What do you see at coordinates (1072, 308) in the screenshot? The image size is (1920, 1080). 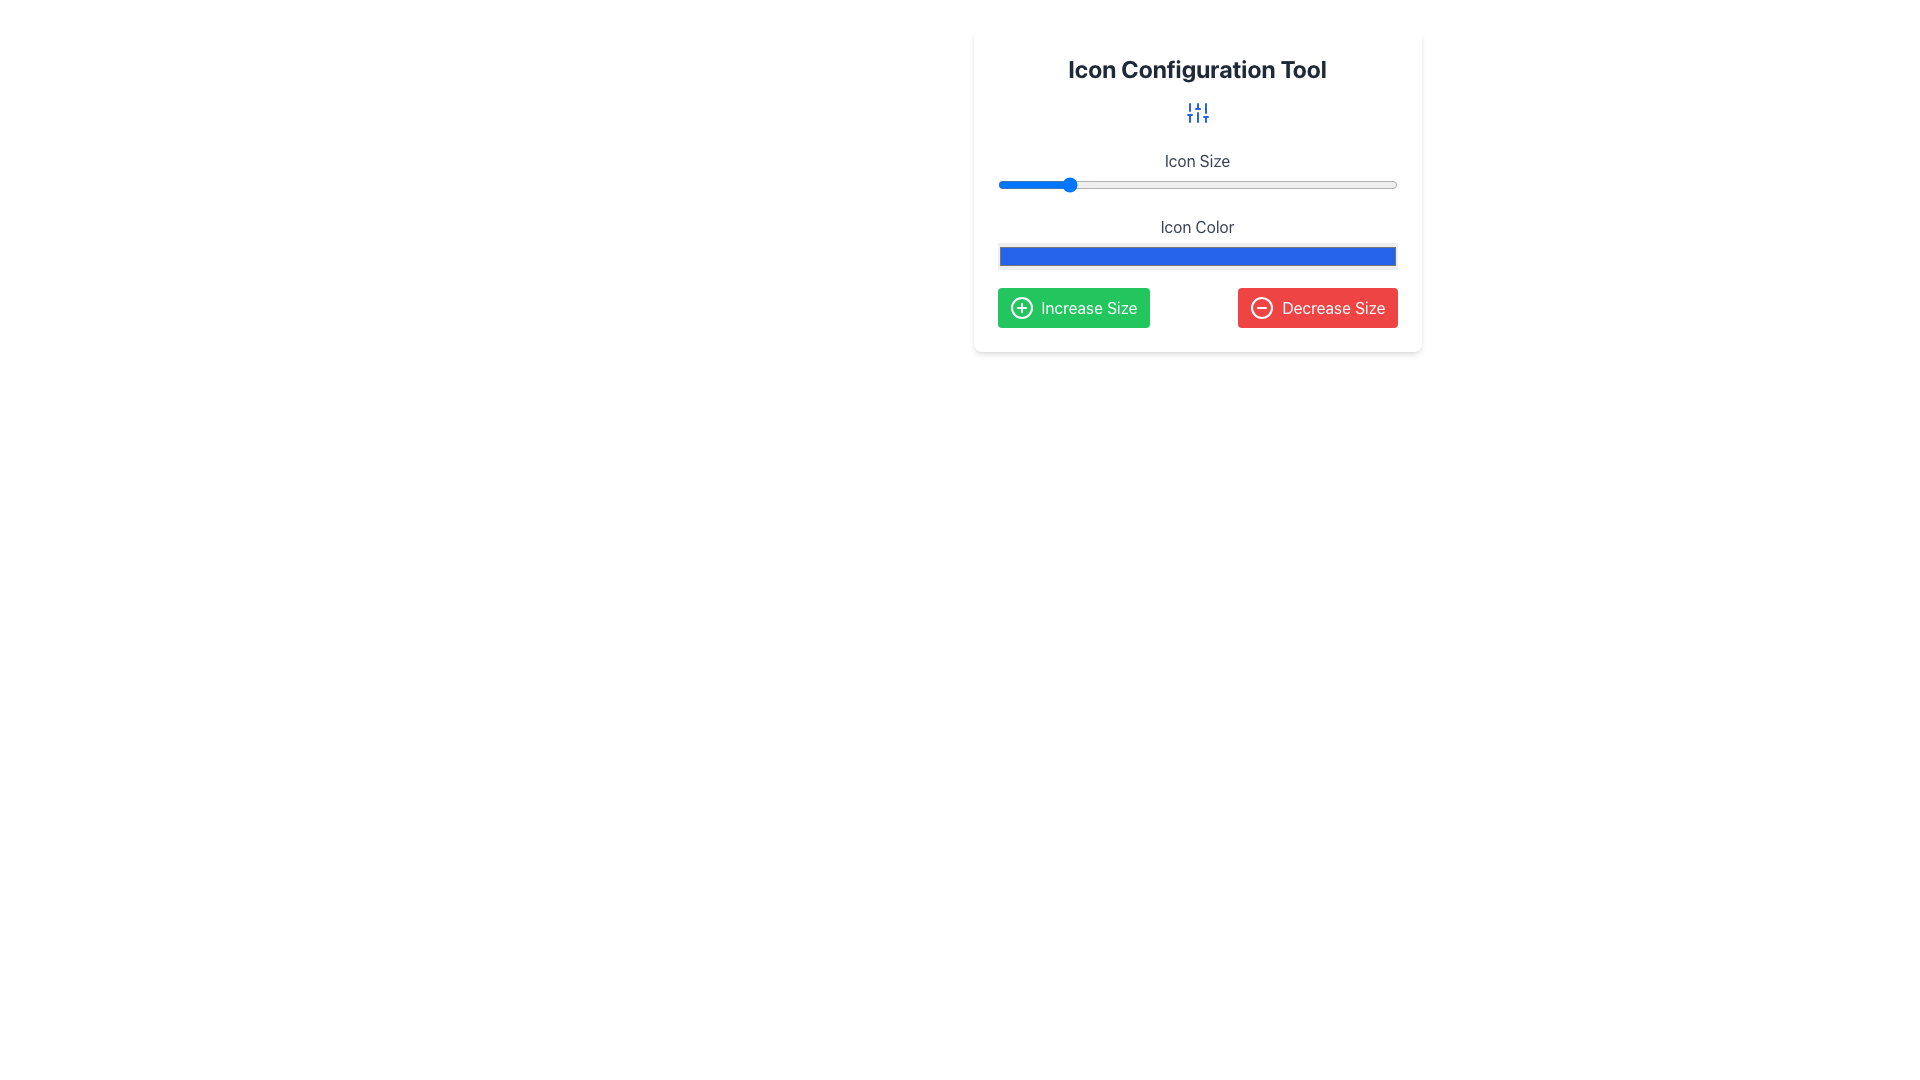 I see `the green 'Increase Size' button with rounded edges` at bounding box center [1072, 308].